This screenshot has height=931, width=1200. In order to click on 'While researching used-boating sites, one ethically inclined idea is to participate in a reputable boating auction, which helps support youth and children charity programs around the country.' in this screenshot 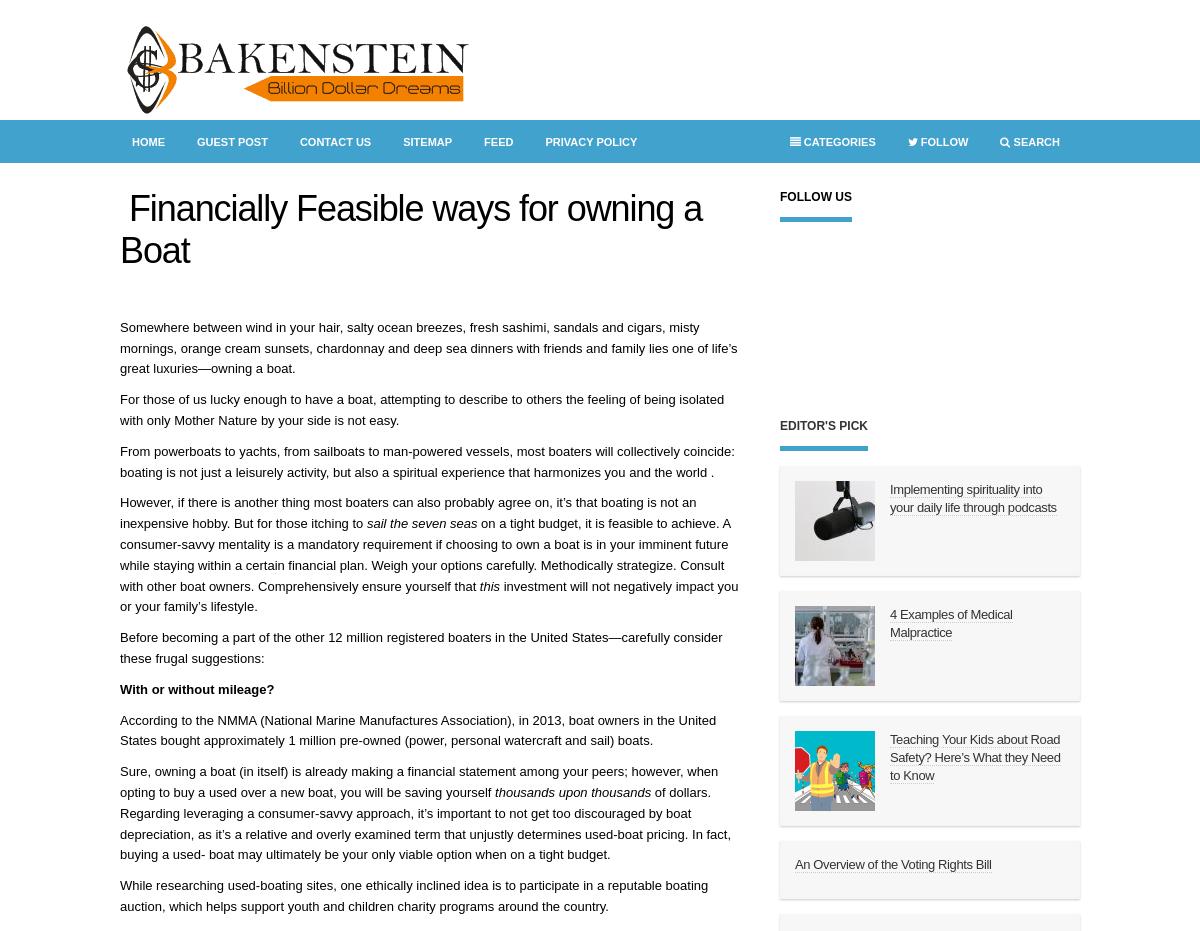, I will do `click(413, 895)`.